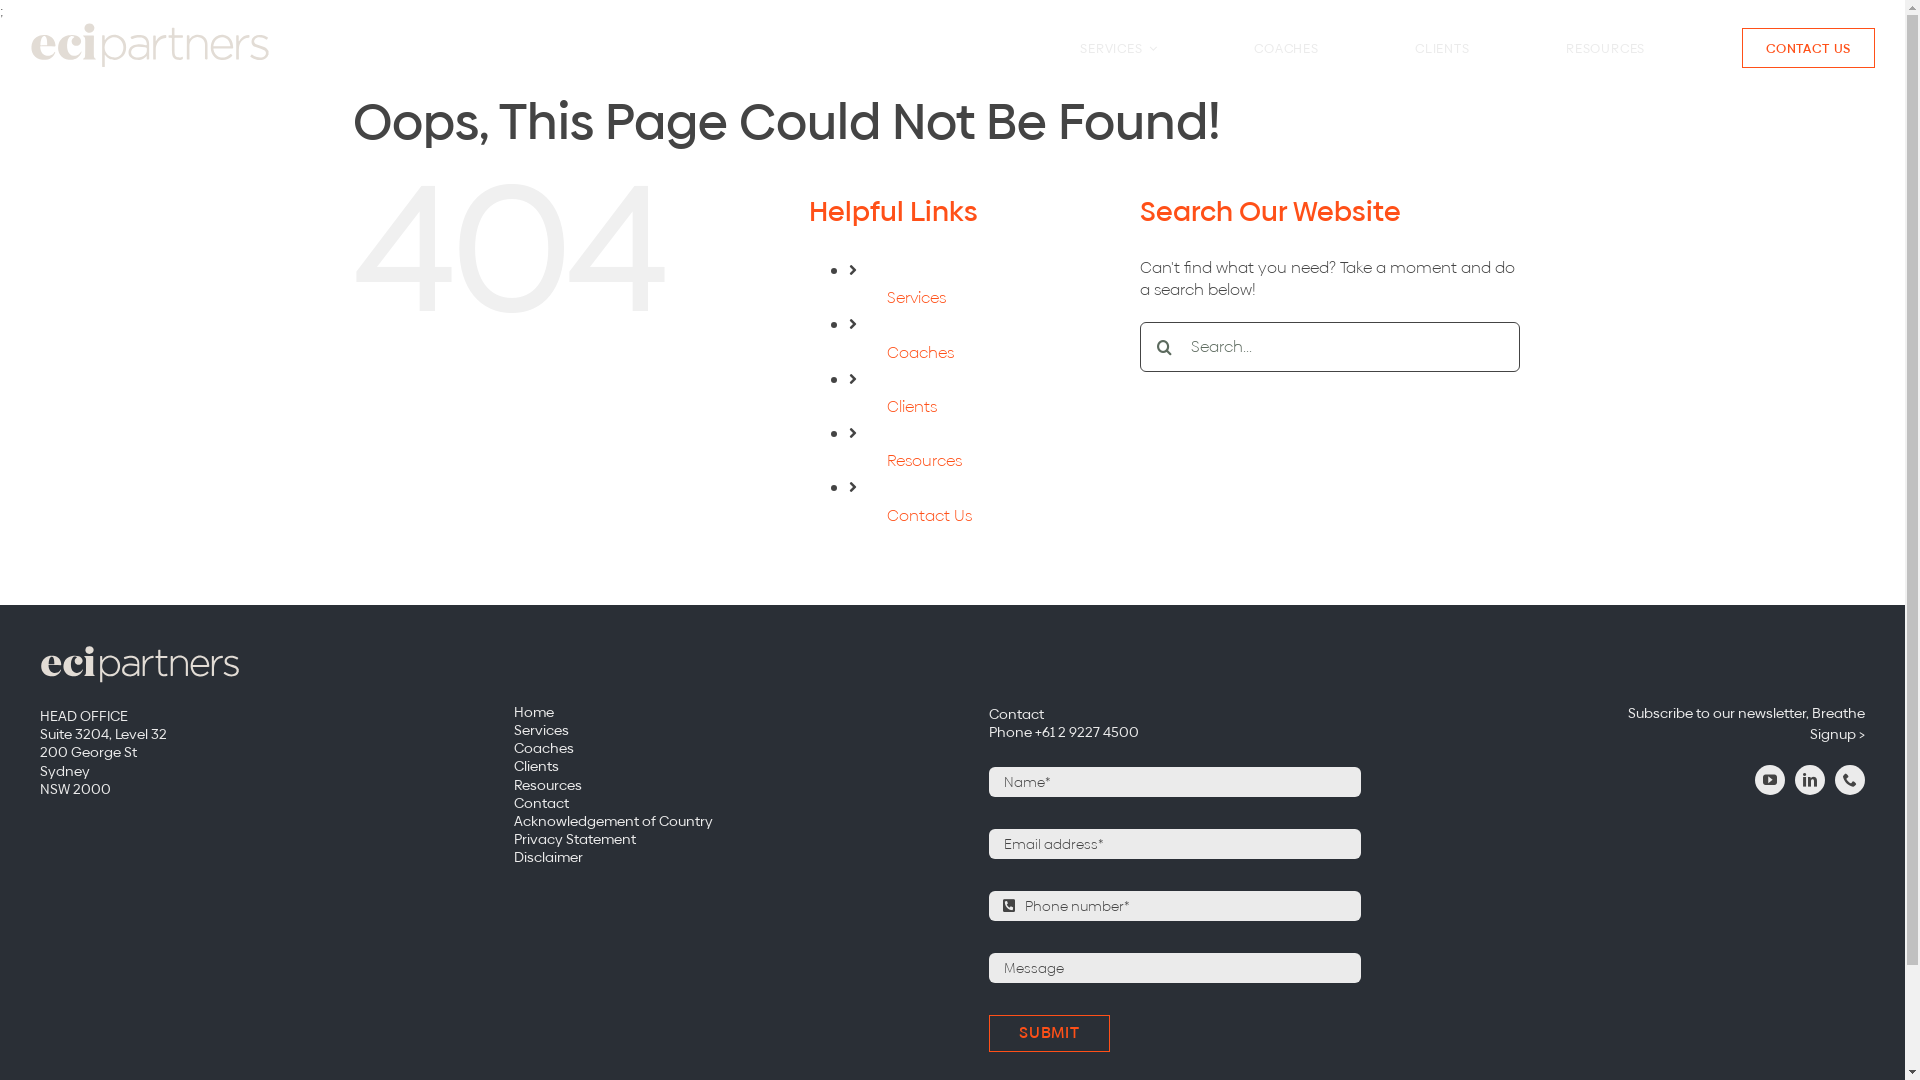  Describe the element at coordinates (988, 732) in the screenshot. I see `'Phone +61 2 9227 4500'` at that location.